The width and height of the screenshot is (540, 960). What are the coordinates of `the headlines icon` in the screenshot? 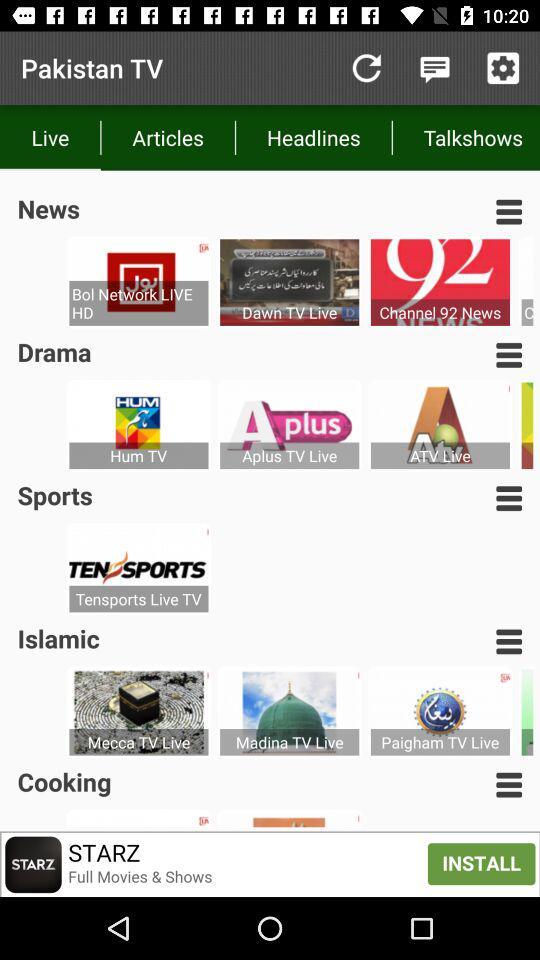 It's located at (313, 136).